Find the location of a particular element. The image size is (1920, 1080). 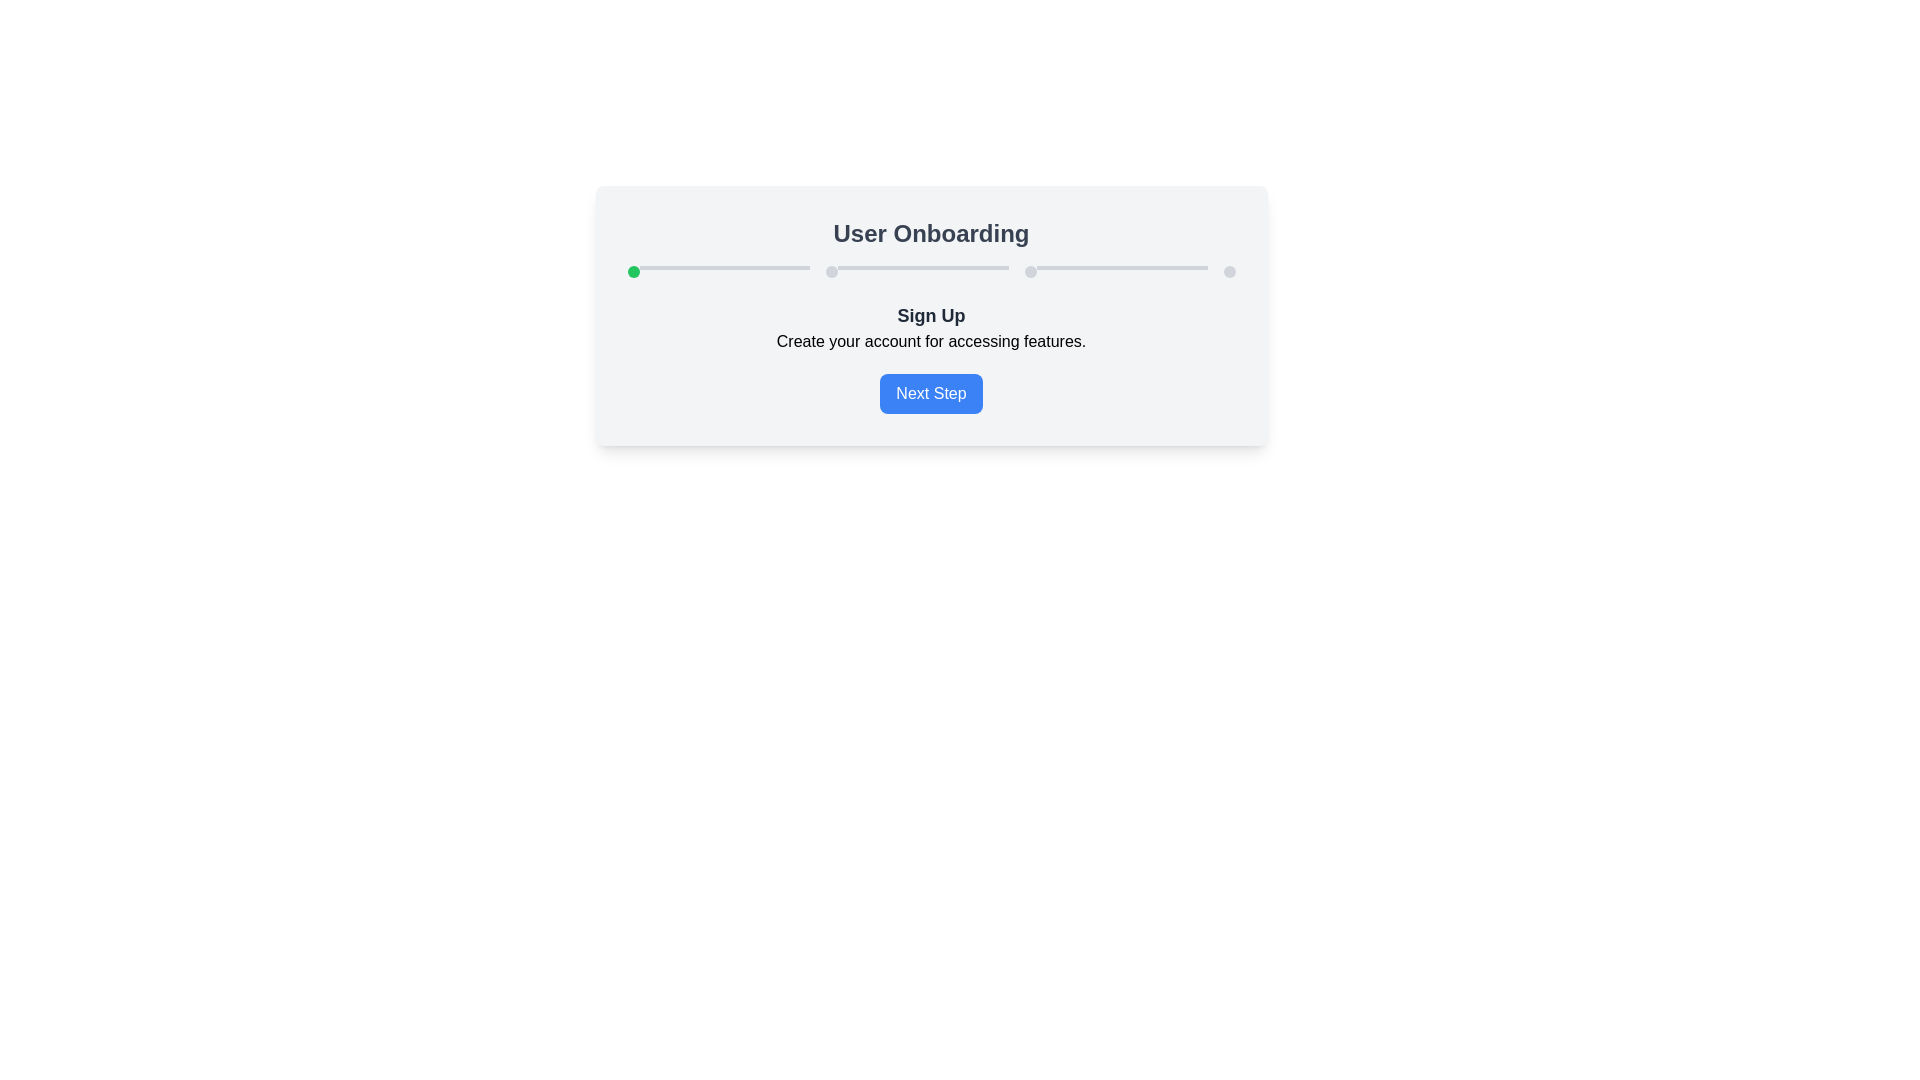

the state of the third horizontal progress bar segment in the onboarding process, which is positioned between two circular step indicators is located at coordinates (1122, 266).